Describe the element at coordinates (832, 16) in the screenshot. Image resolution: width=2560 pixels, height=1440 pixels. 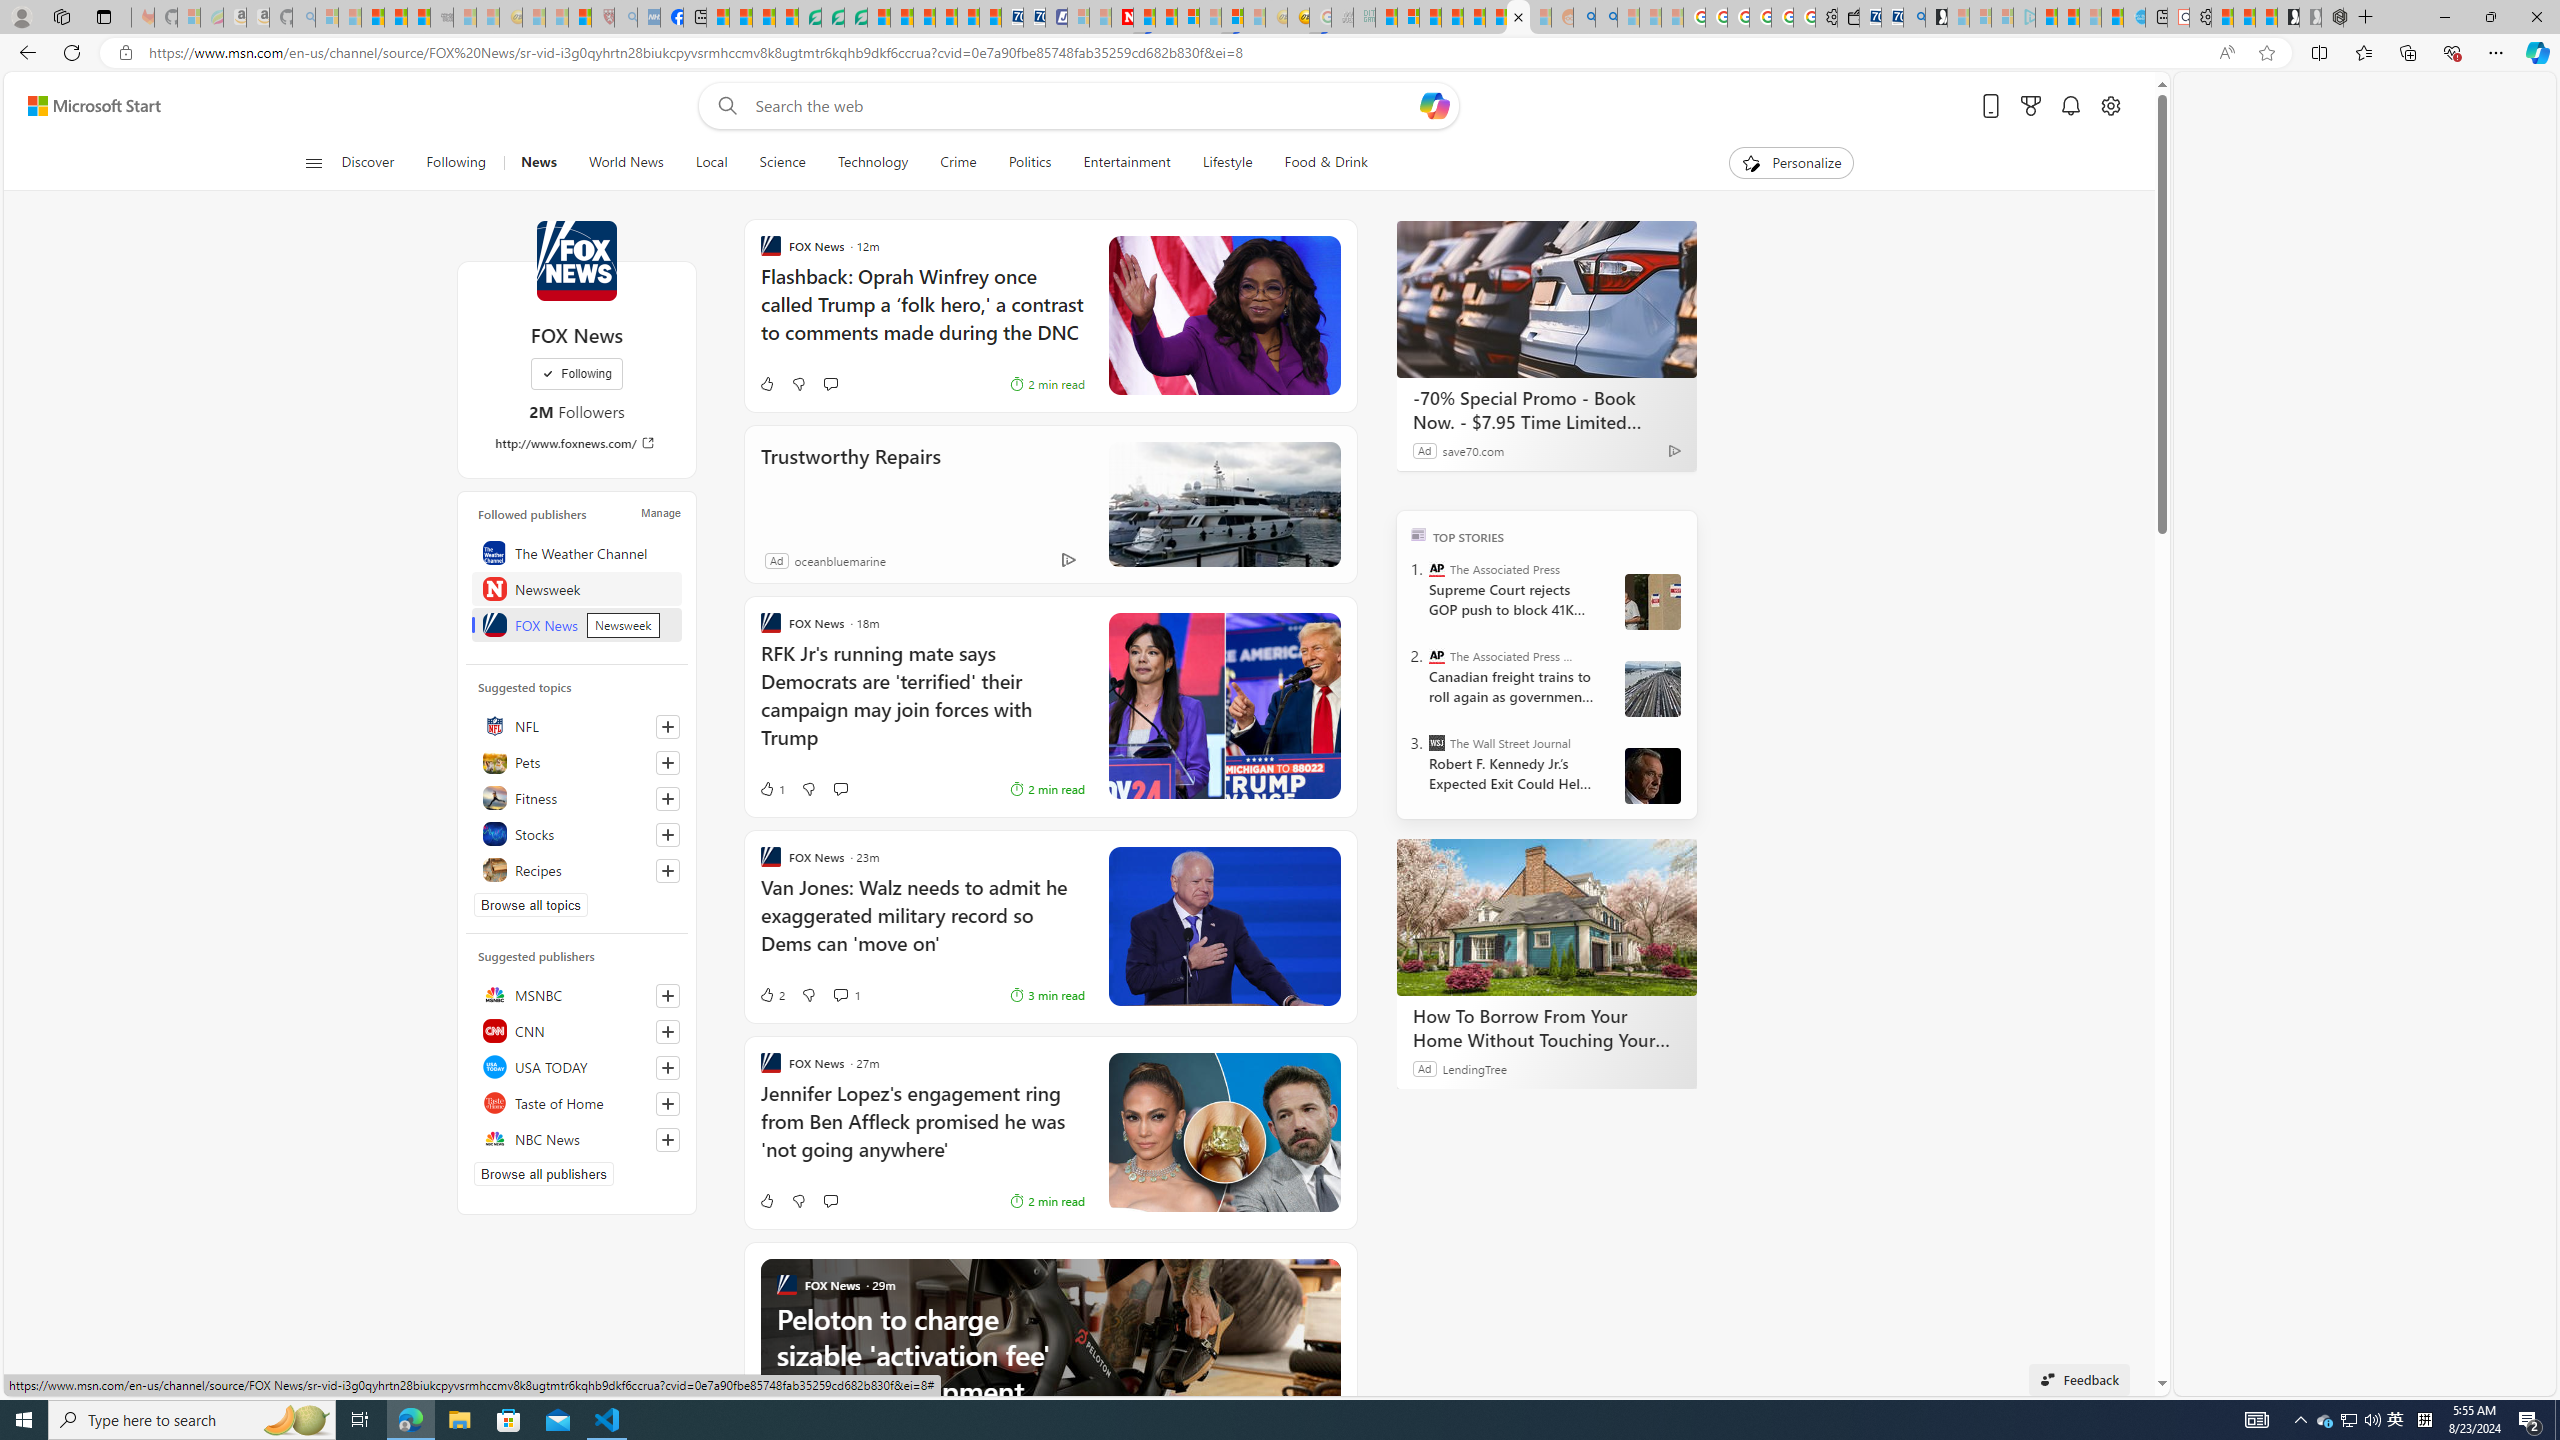
I see `'Terms of Use Agreement'` at that location.